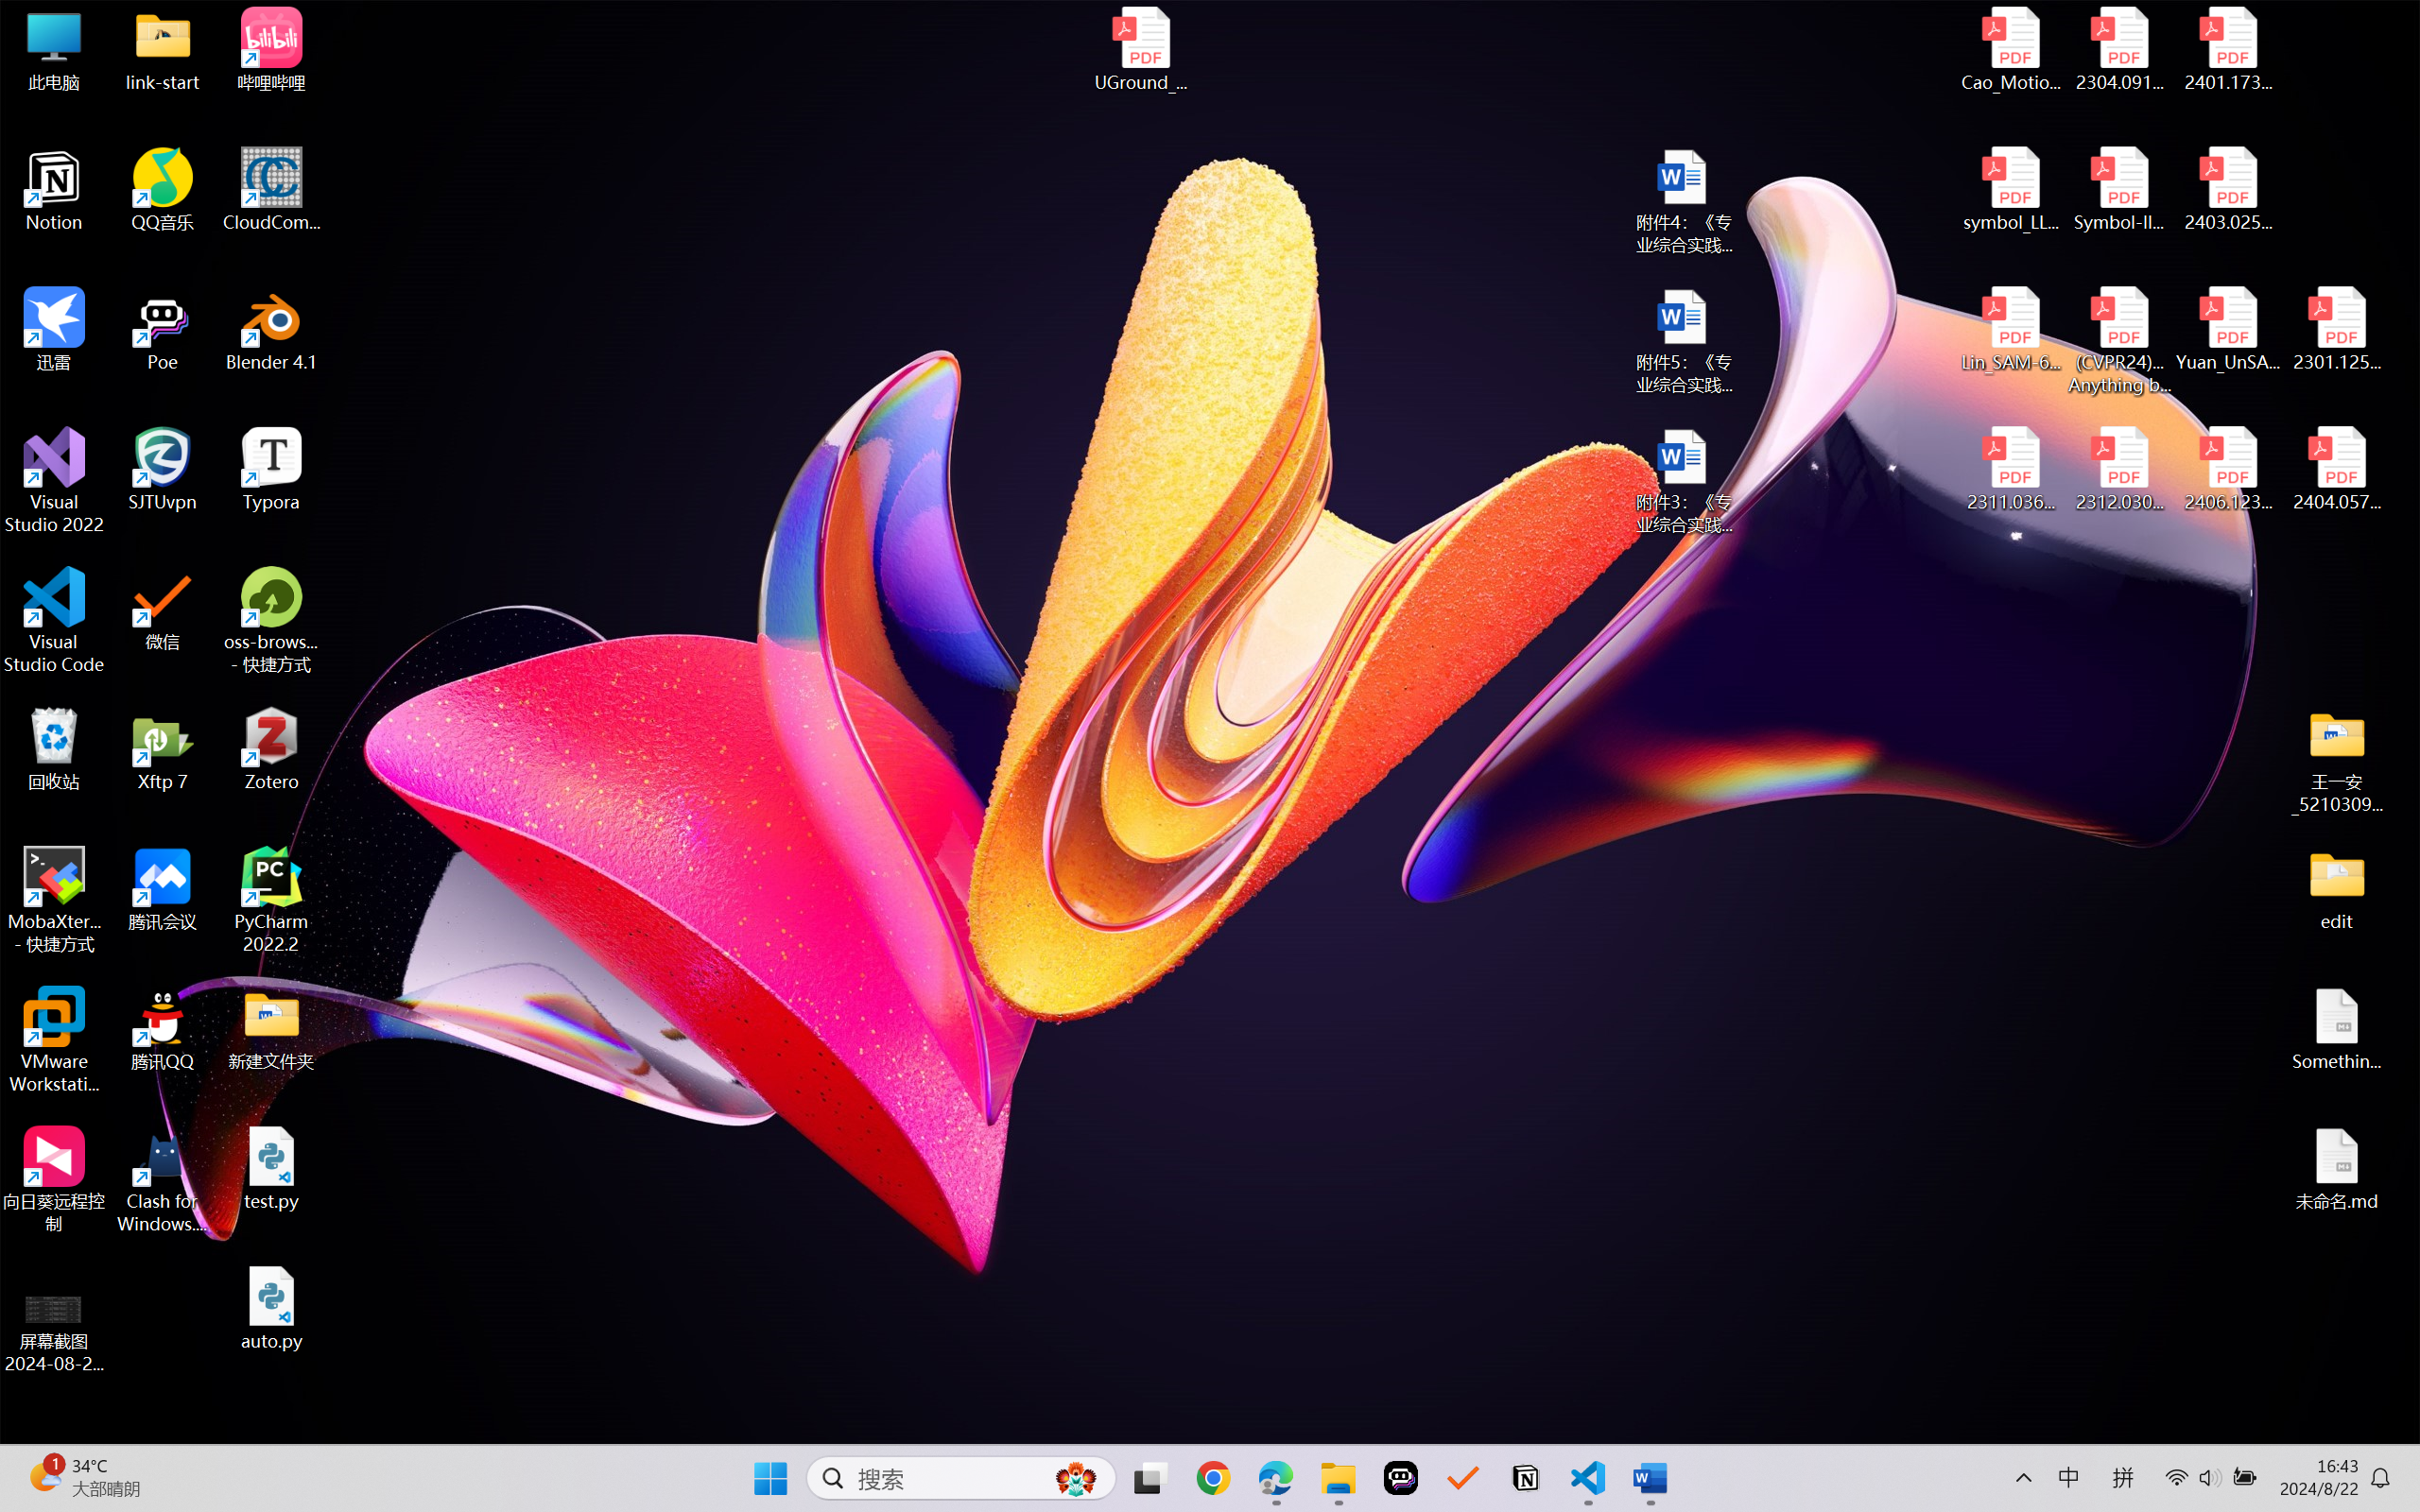  What do you see at coordinates (271, 900) in the screenshot?
I see `'PyCharm 2022.2'` at bounding box center [271, 900].